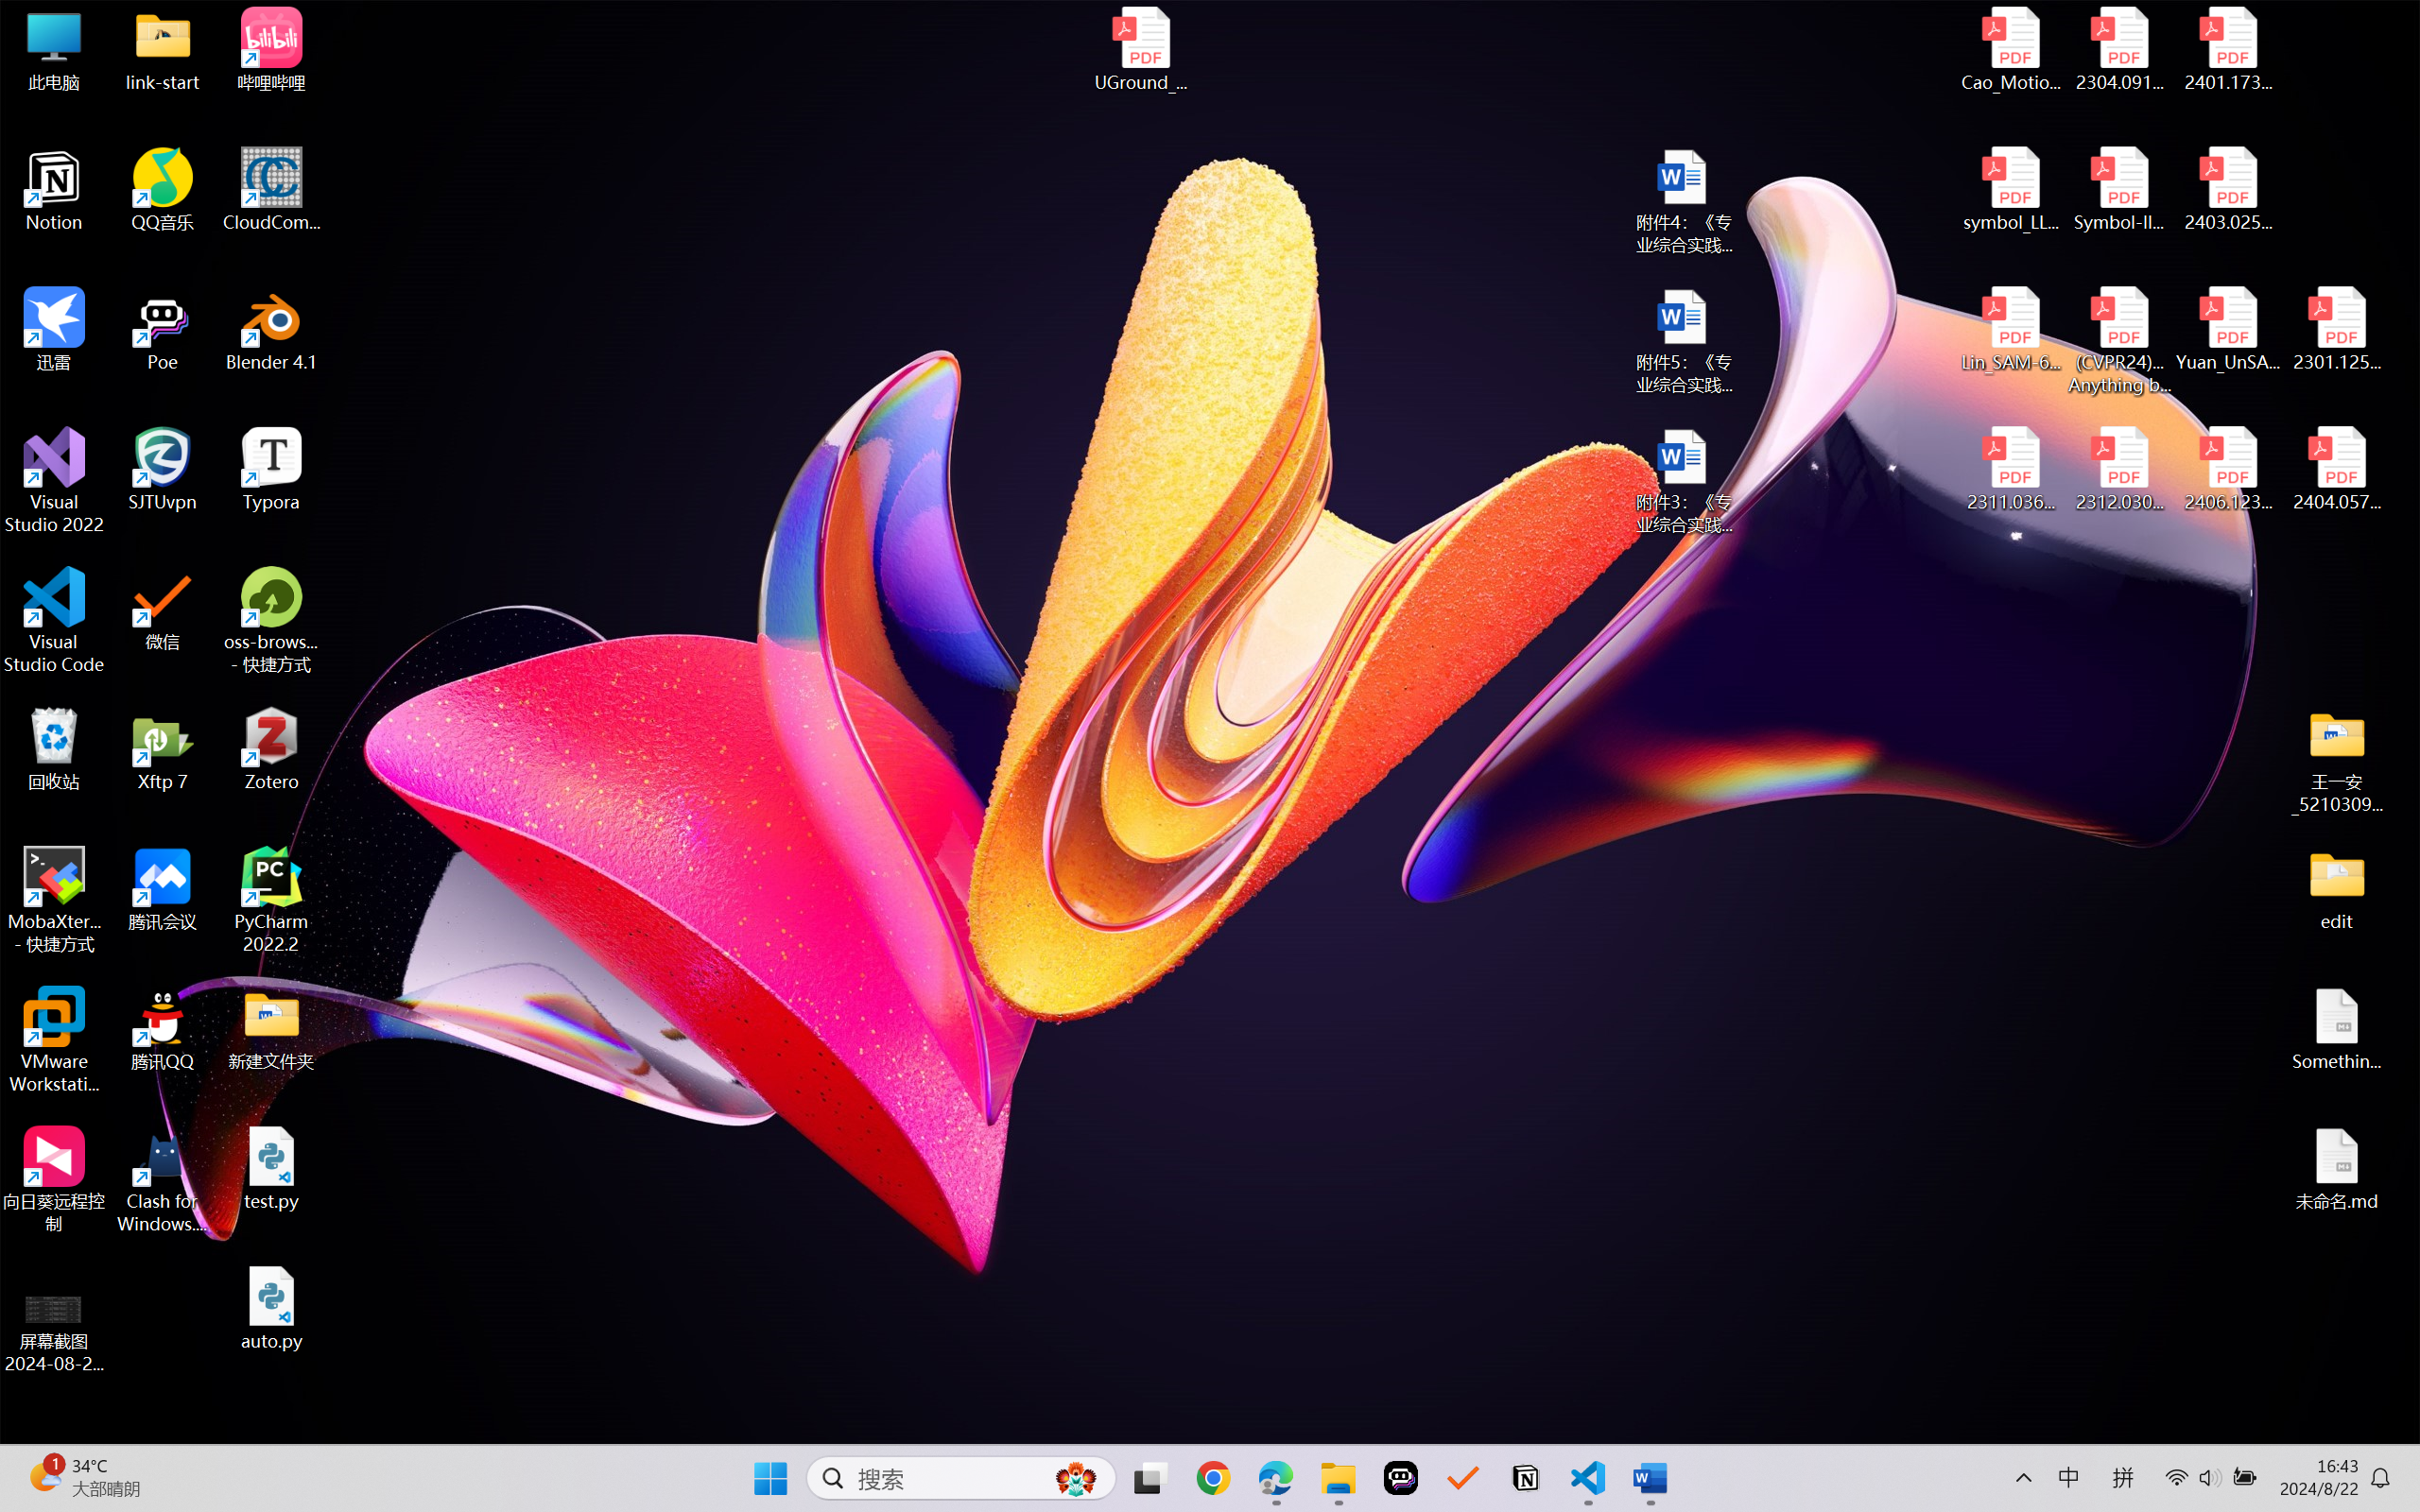  What do you see at coordinates (271, 900) in the screenshot?
I see `'PyCharm 2022.2'` at bounding box center [271, 900].